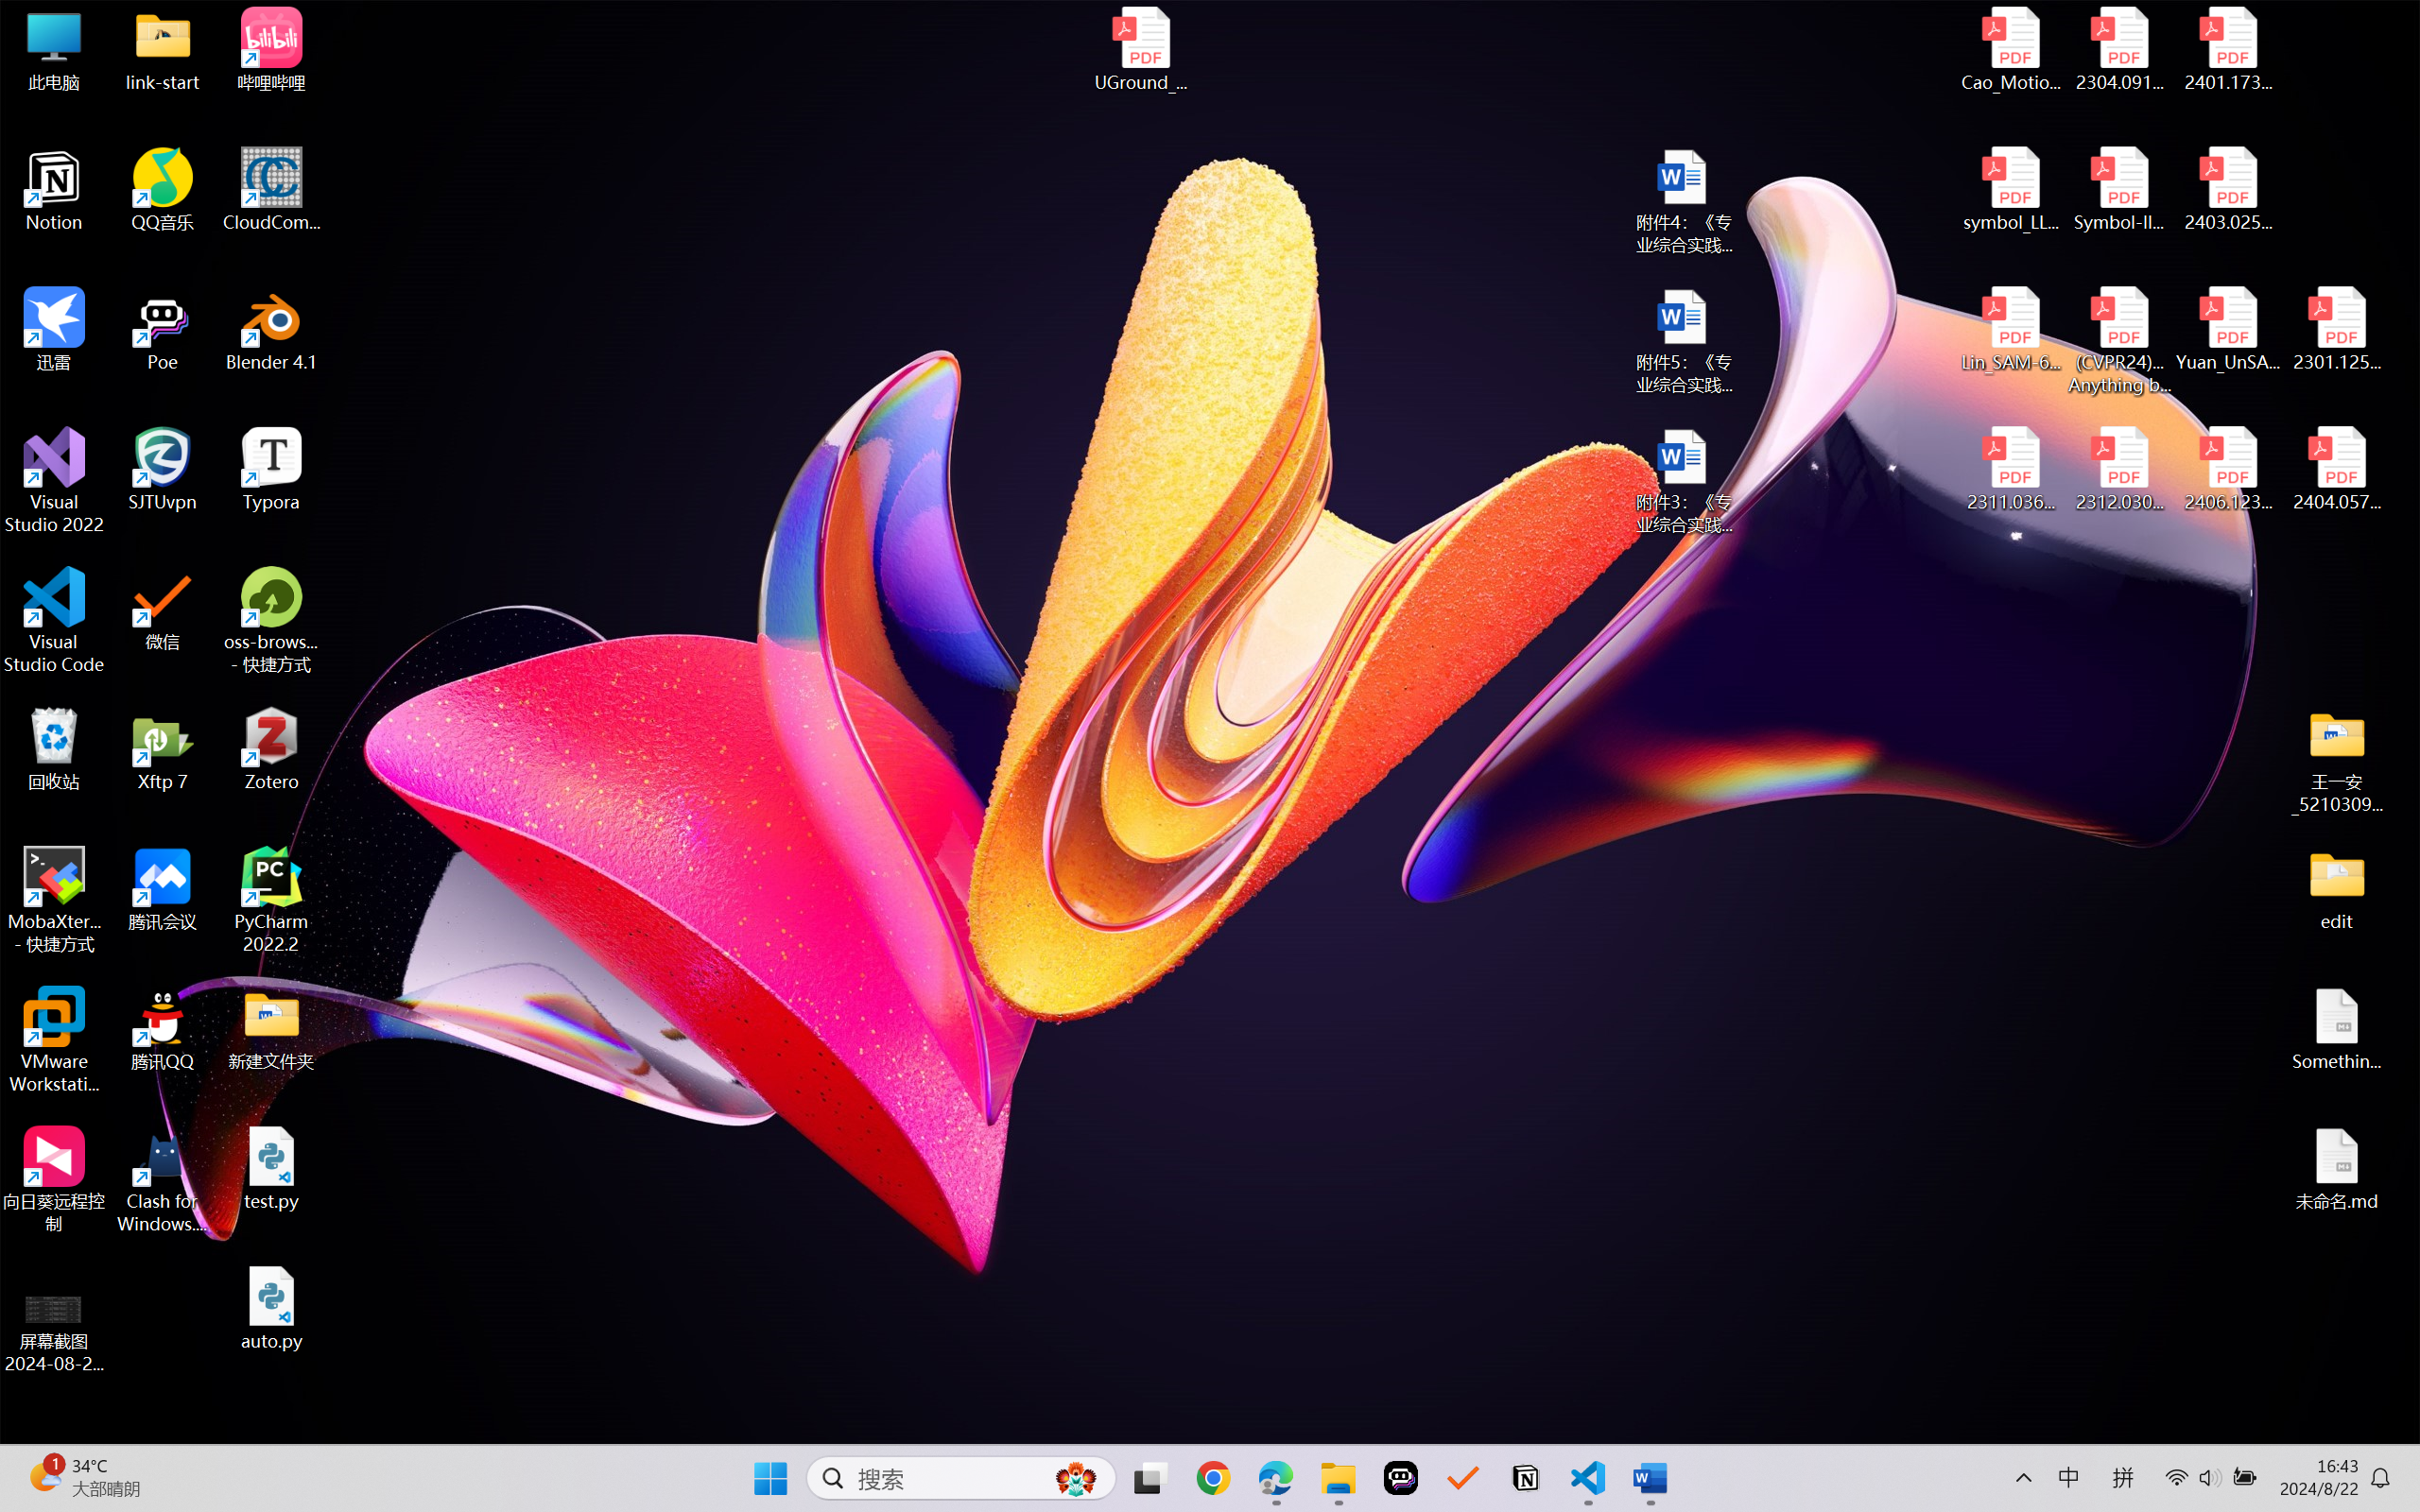  What do you see at coordinates (271, 900) in the screenshot?
I see `'PyCharm 2022.2'` at bounding box center [271, 900].